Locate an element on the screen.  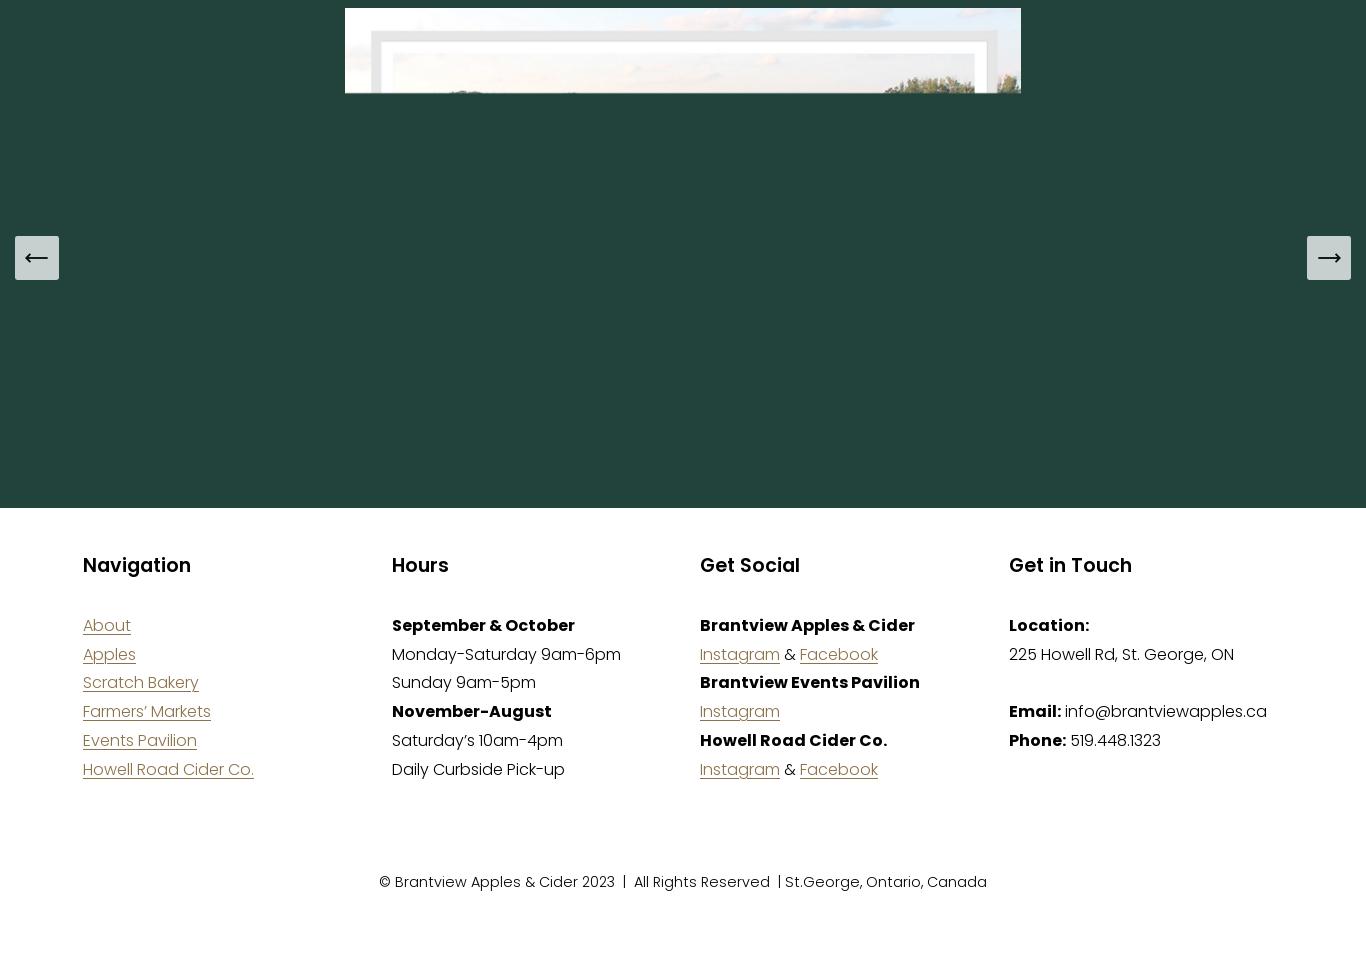
'Location:' is located at coordinates (1046, 623).